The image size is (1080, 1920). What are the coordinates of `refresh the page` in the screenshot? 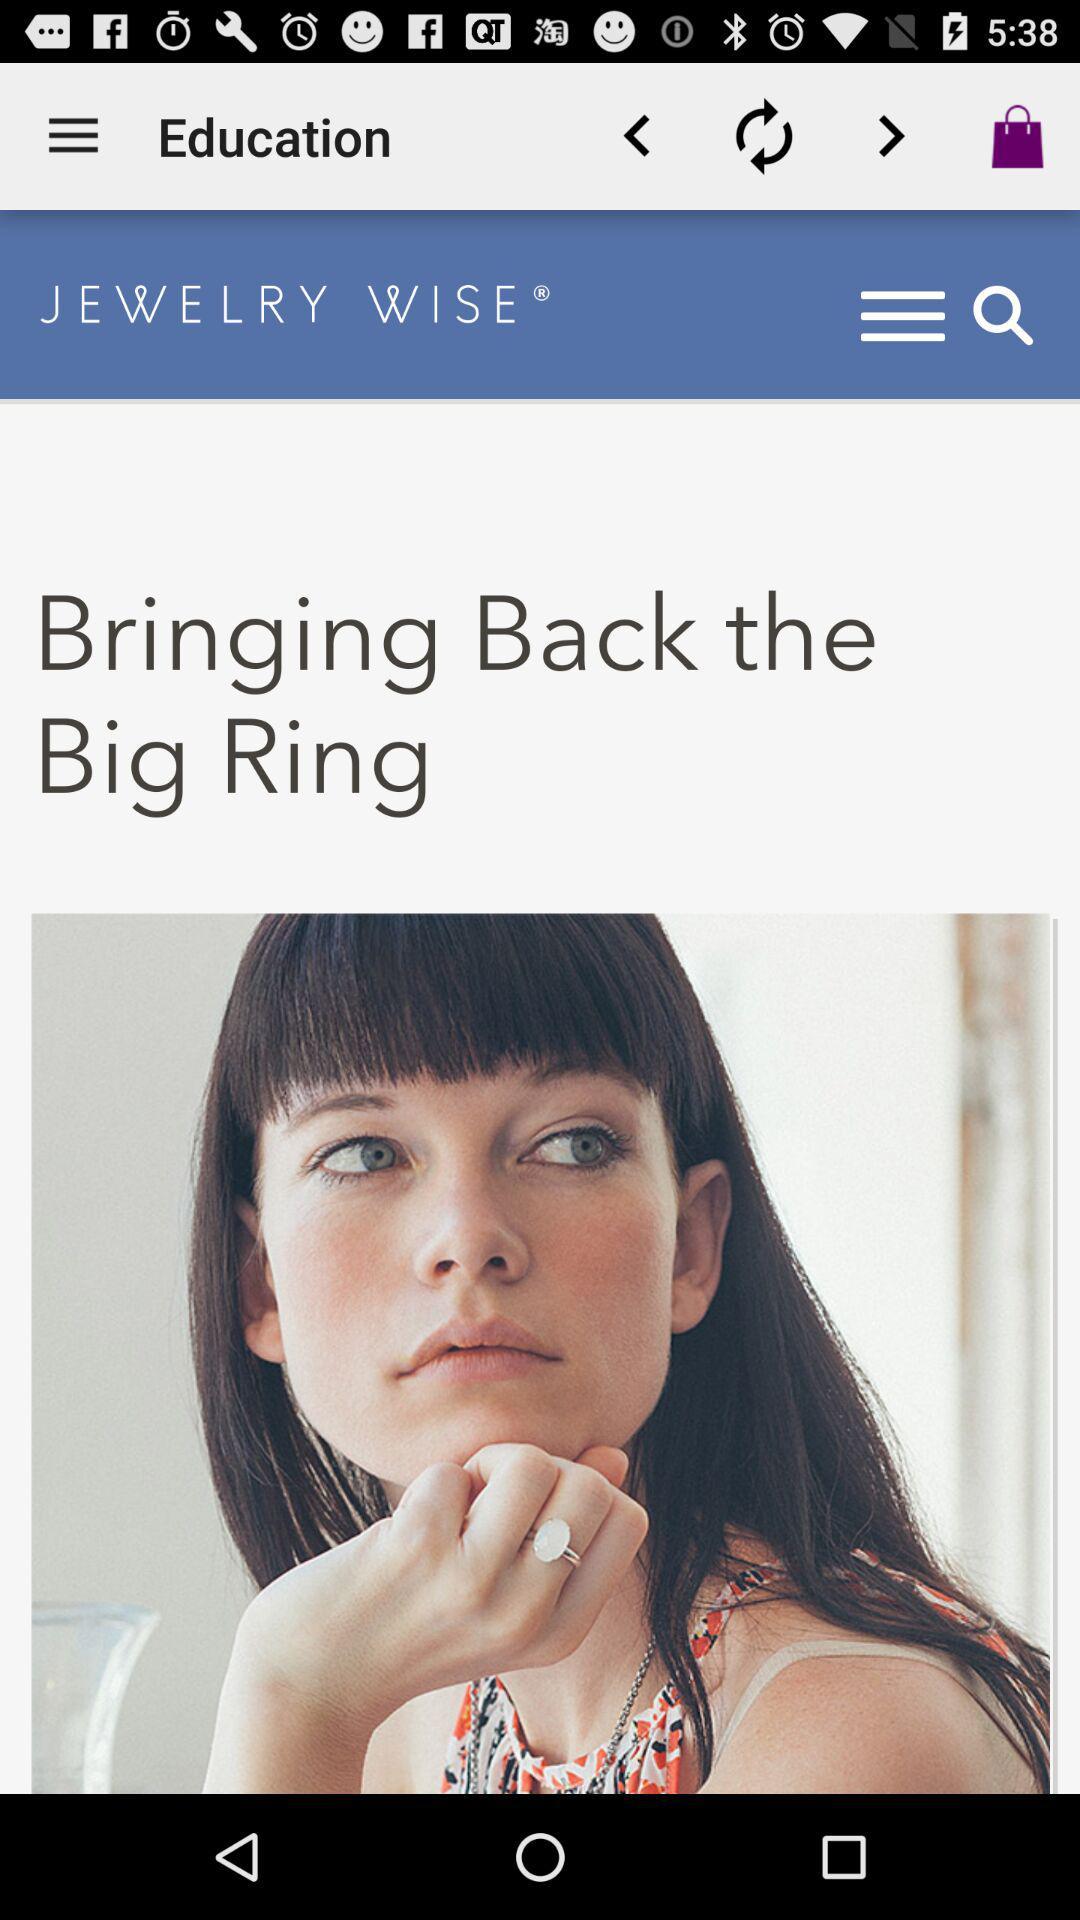 It's located at (764, 135).